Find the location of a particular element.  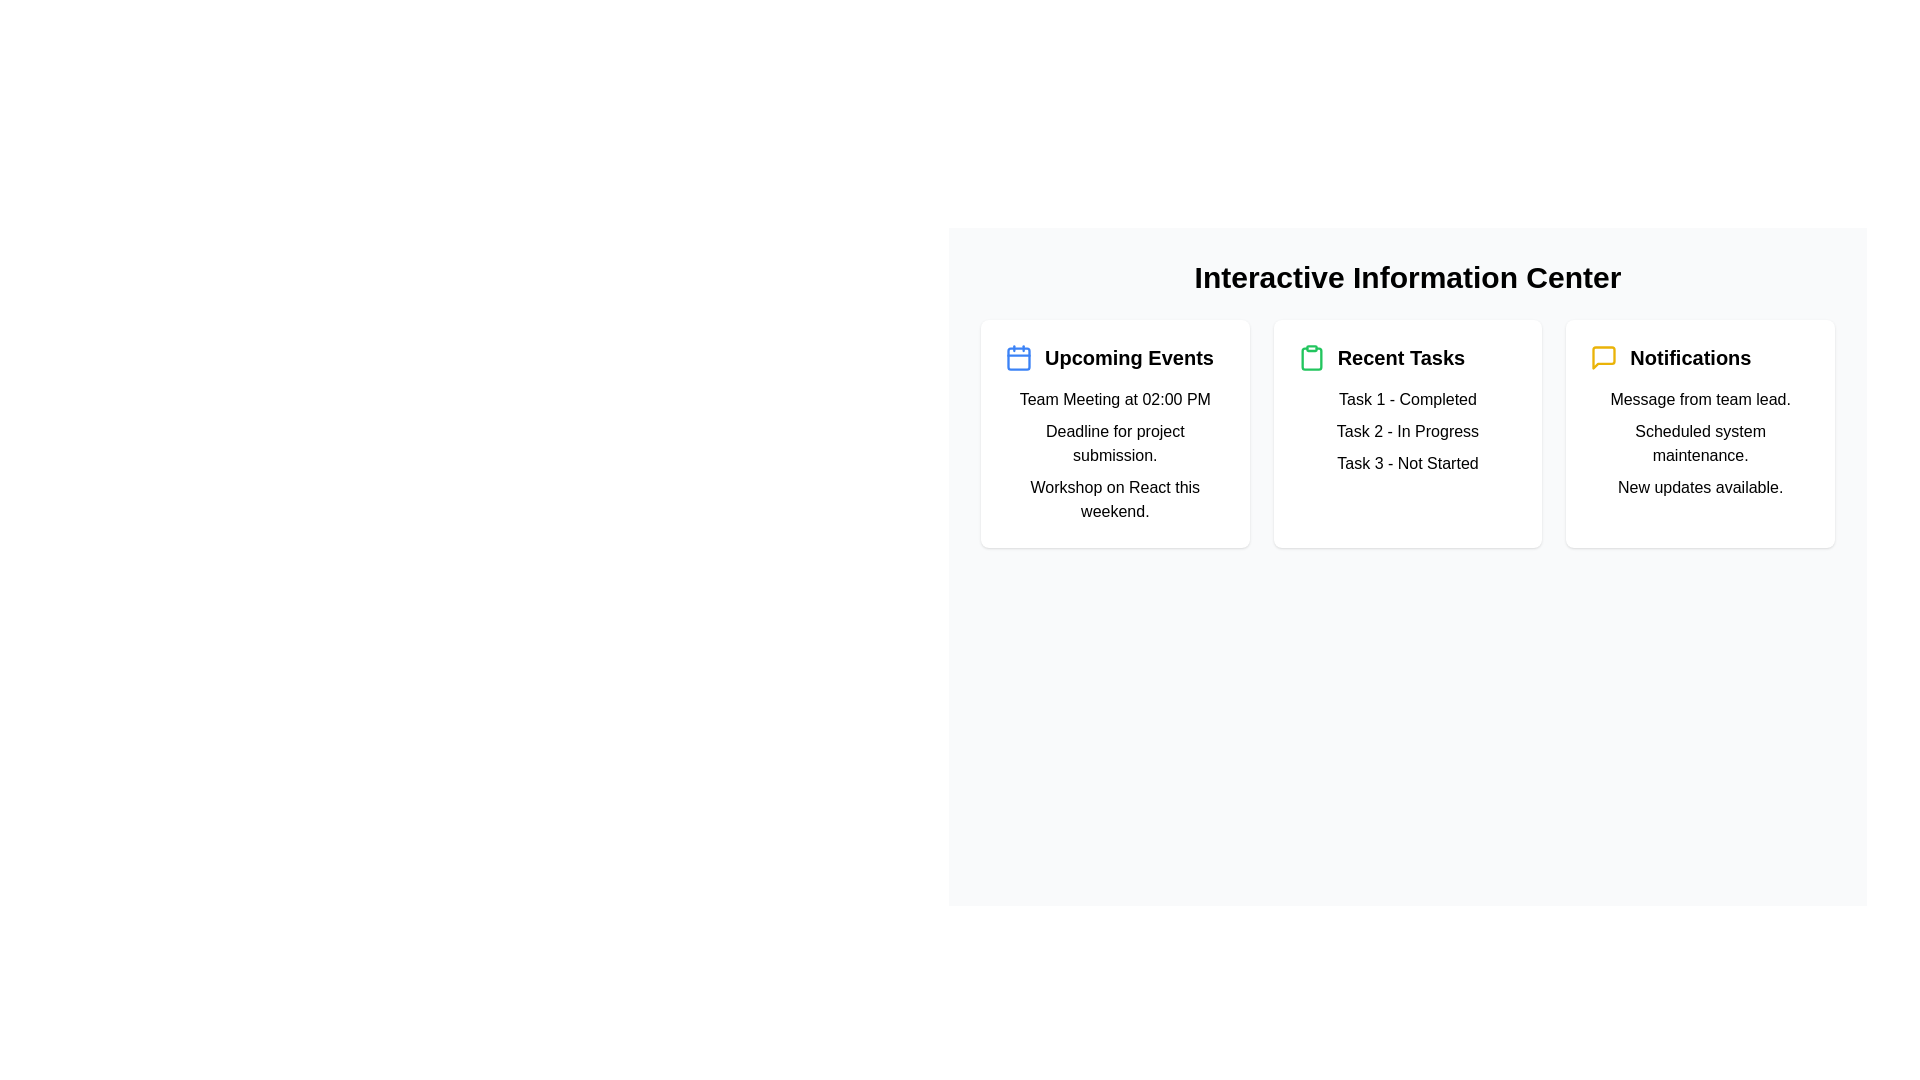

text content of the notification message located in the upper-right portion of the layout under the 'Notifications' column is located at coordinates (1699, 400).